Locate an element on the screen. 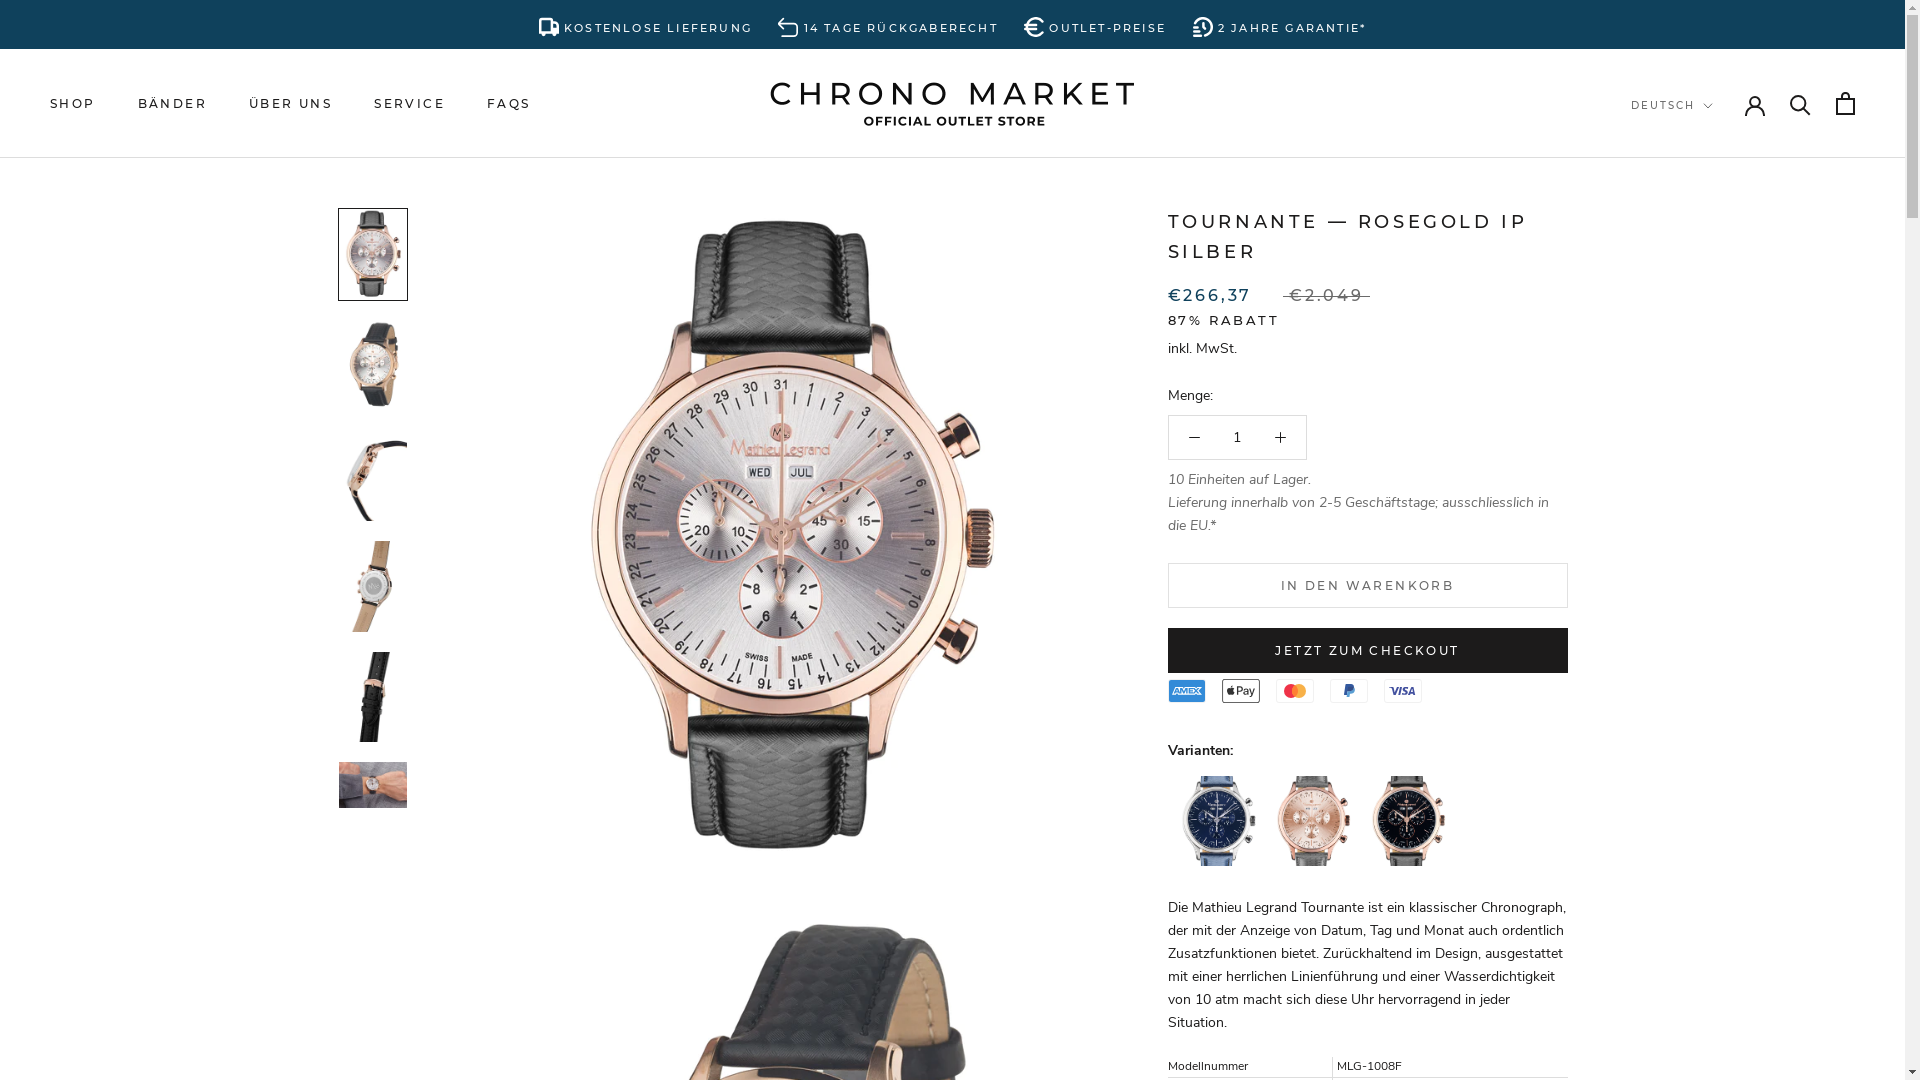 This screenshot has height=1080, width=1920. 'FAQS is located at coordinates (508, 103).